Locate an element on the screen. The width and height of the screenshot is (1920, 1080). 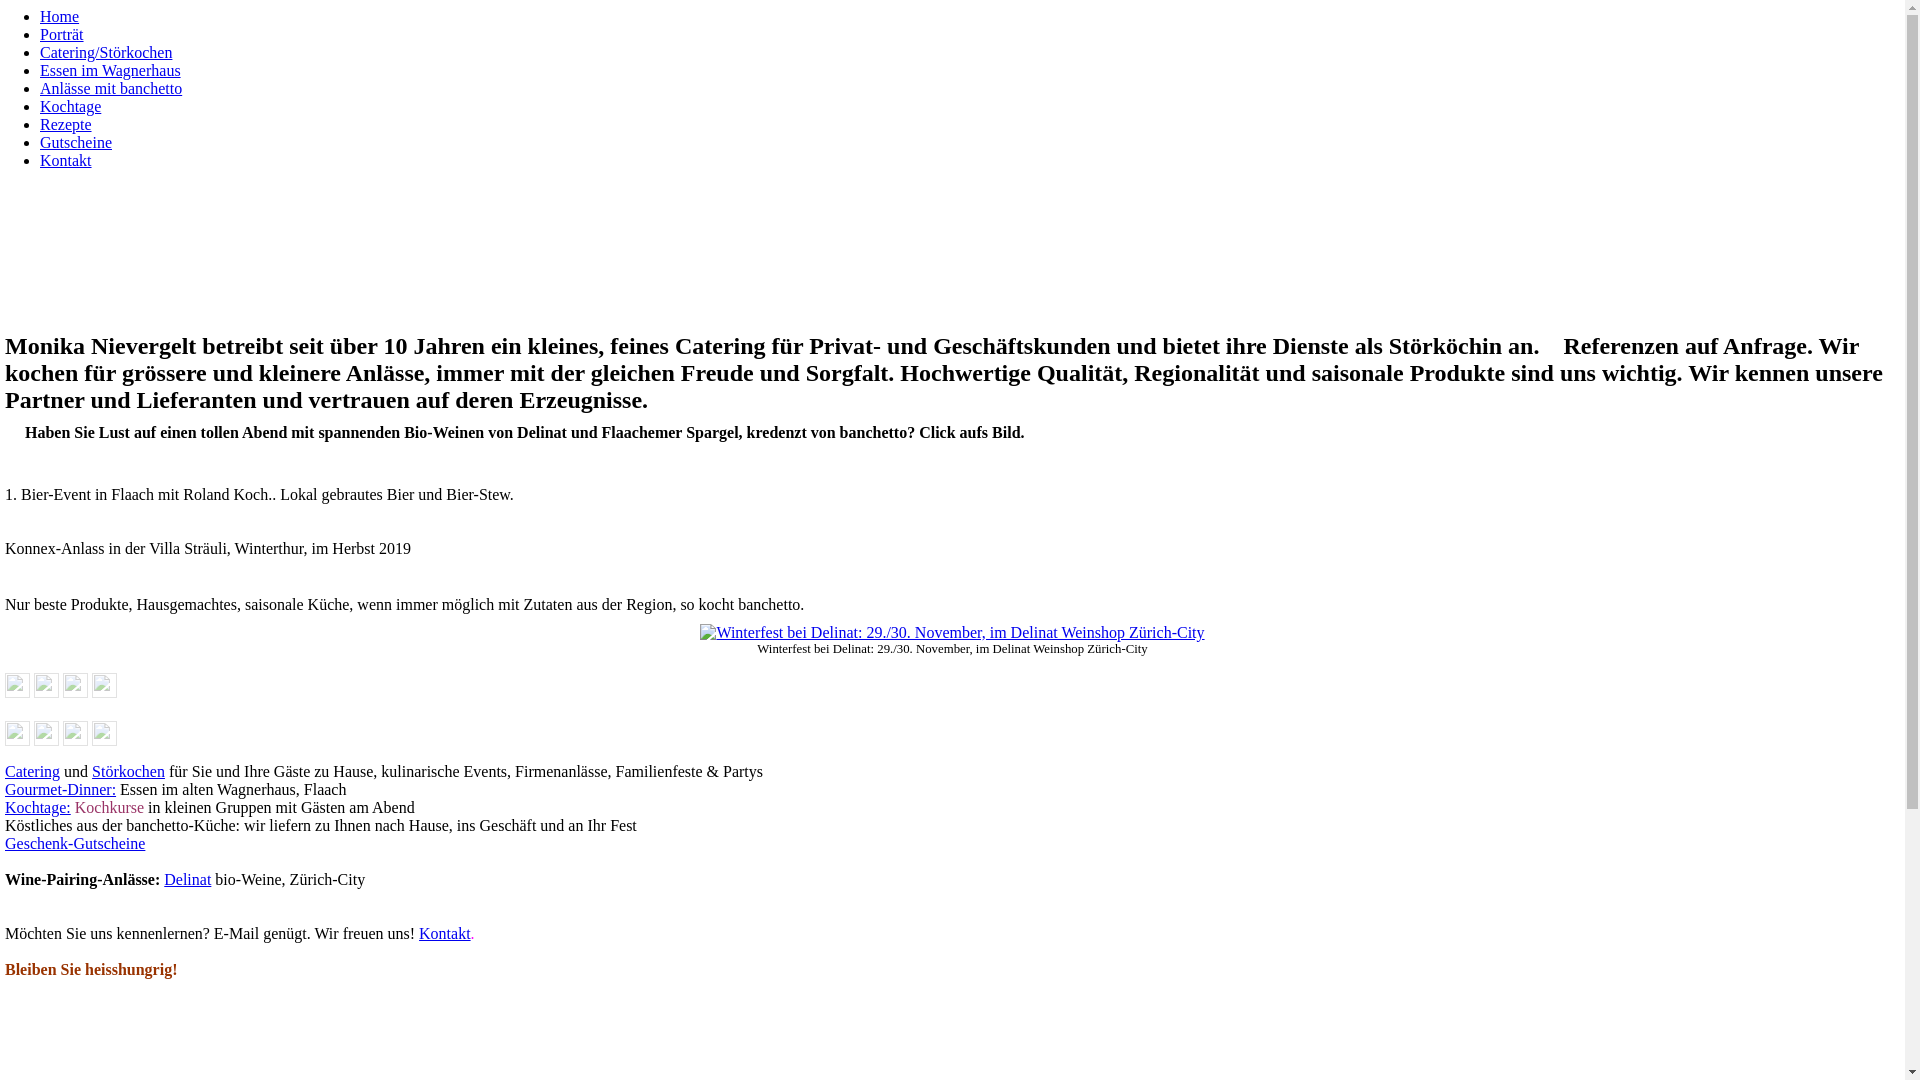
'Catering' is located at coordinates (32, 770).